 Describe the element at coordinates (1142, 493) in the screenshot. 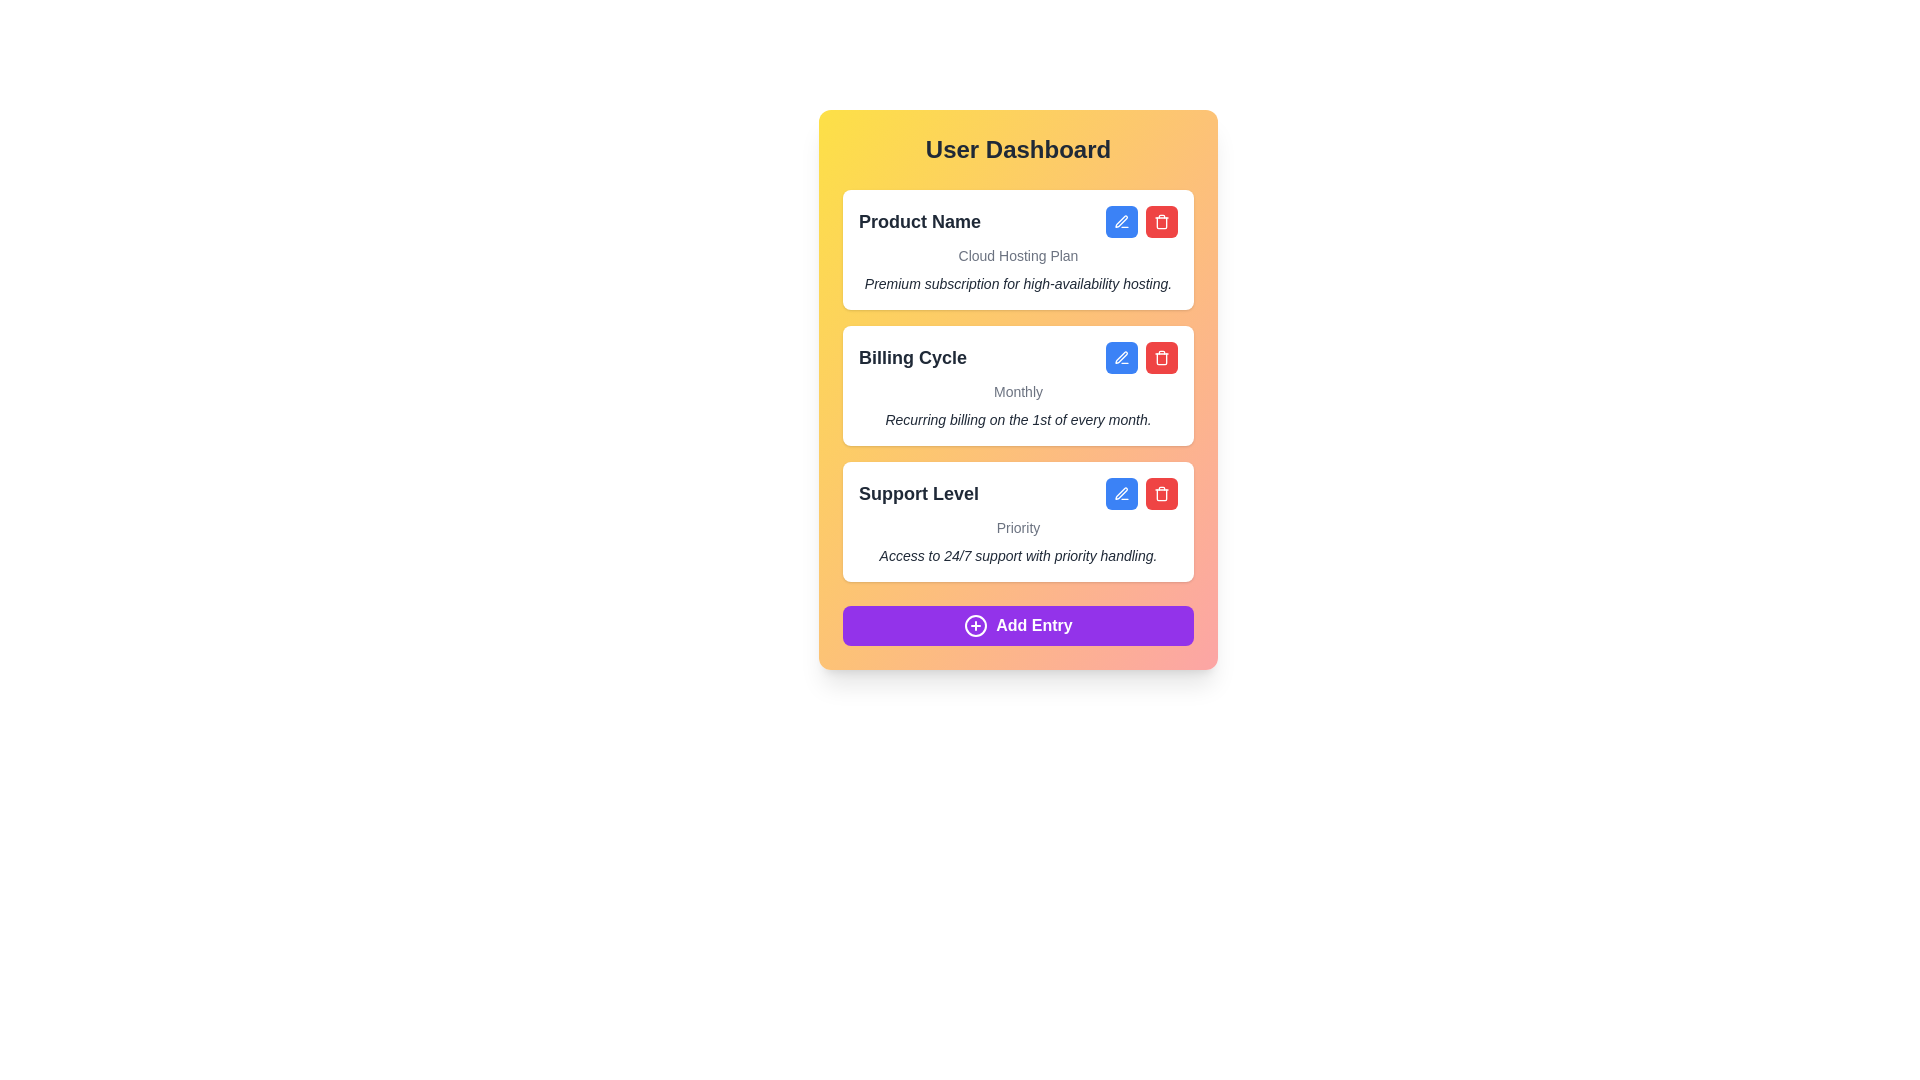

I see `the blue button in the A button group, located in the 'Support Level' section of the User Dashboard` at that location.